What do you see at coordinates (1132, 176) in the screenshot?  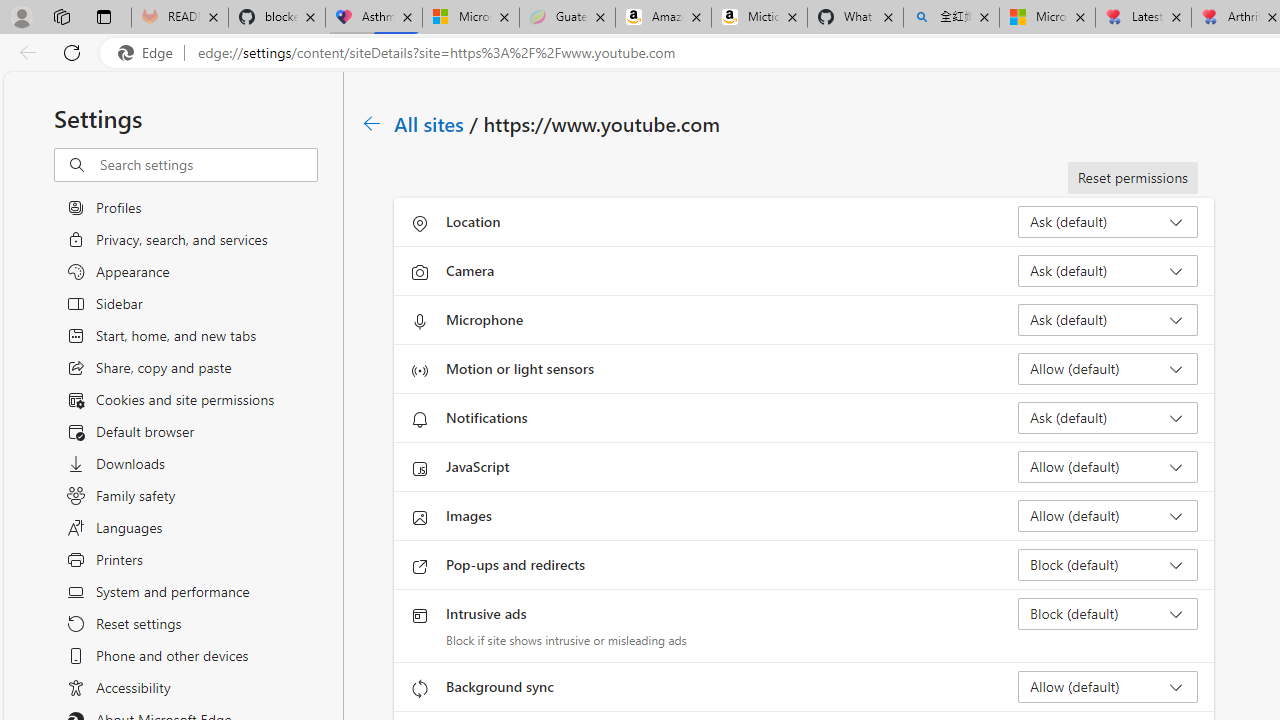 I see `'Reset permissions'` at bounding box center [1132, 176].